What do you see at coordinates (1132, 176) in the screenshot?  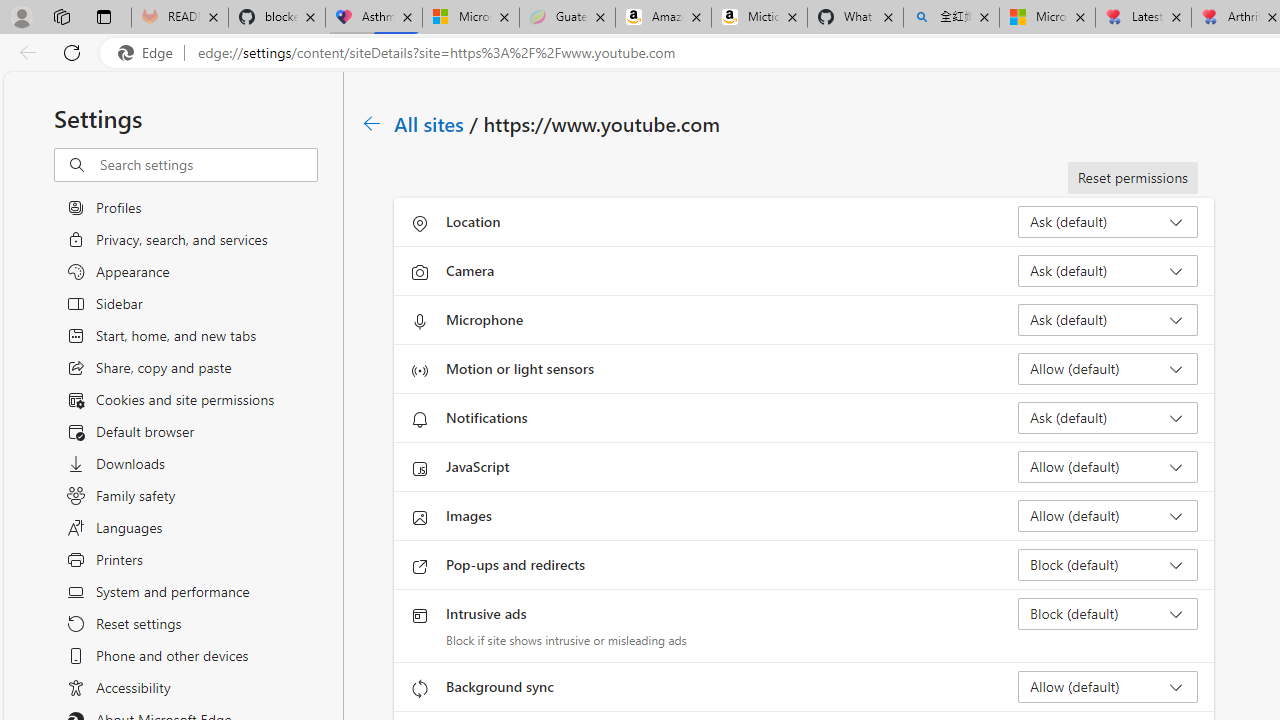 I see `'Reset permissions'` at bounding box center [1132, 176].